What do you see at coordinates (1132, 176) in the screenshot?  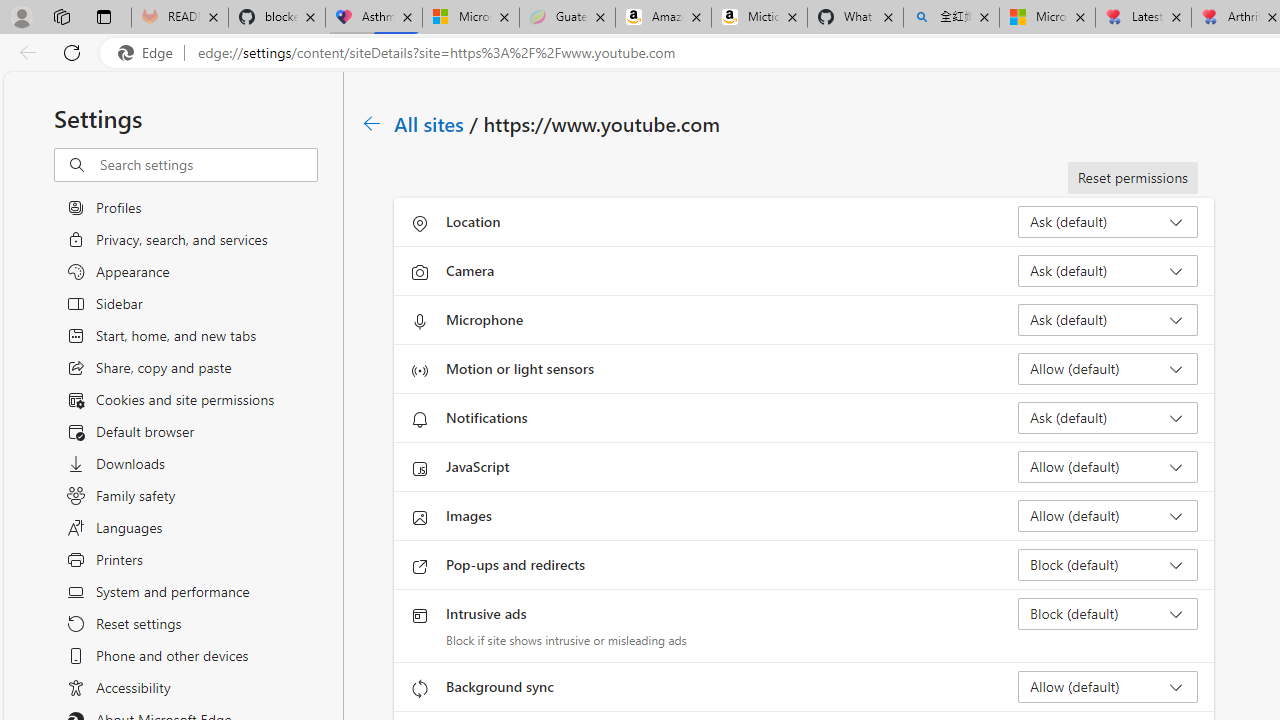 I see `'Reset permissions'` at bounding box center [1132, 176].